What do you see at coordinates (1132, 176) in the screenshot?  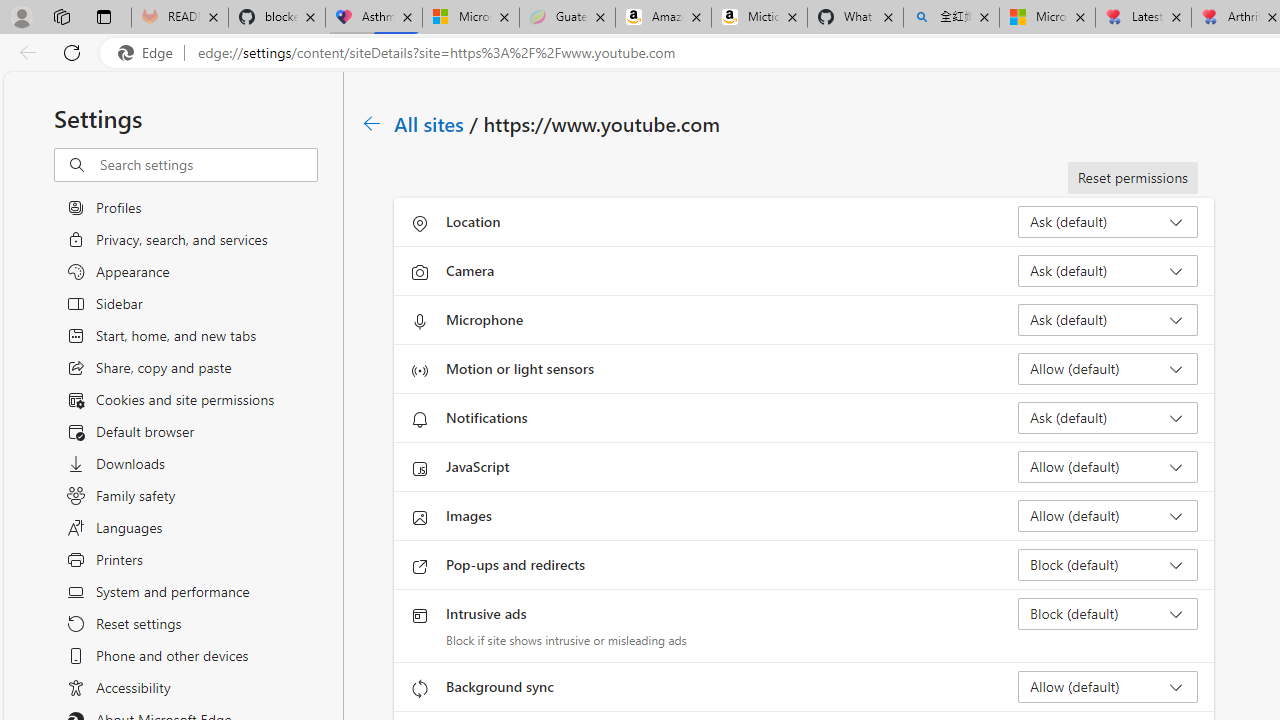 I see `'Reset permissions'` at bounding box center [1132, 176].